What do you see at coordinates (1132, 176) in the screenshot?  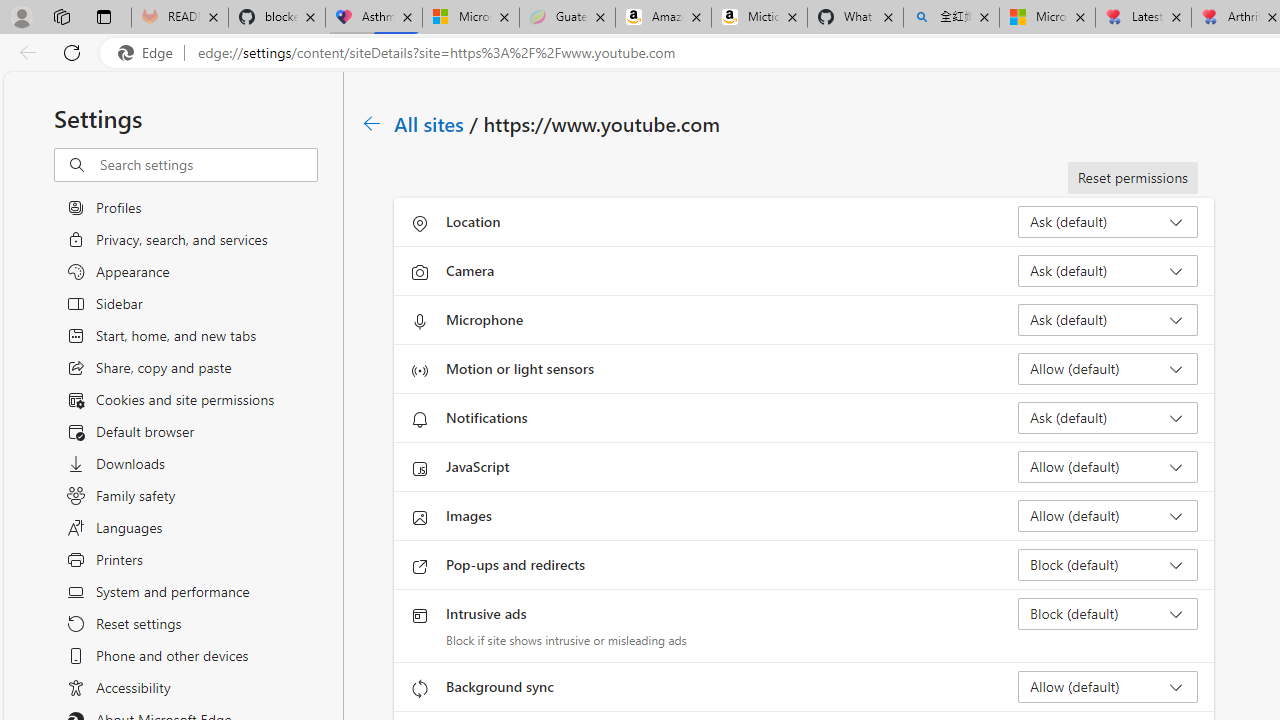 I see `'Reset permissions'` at bounding box center [1132, 176].